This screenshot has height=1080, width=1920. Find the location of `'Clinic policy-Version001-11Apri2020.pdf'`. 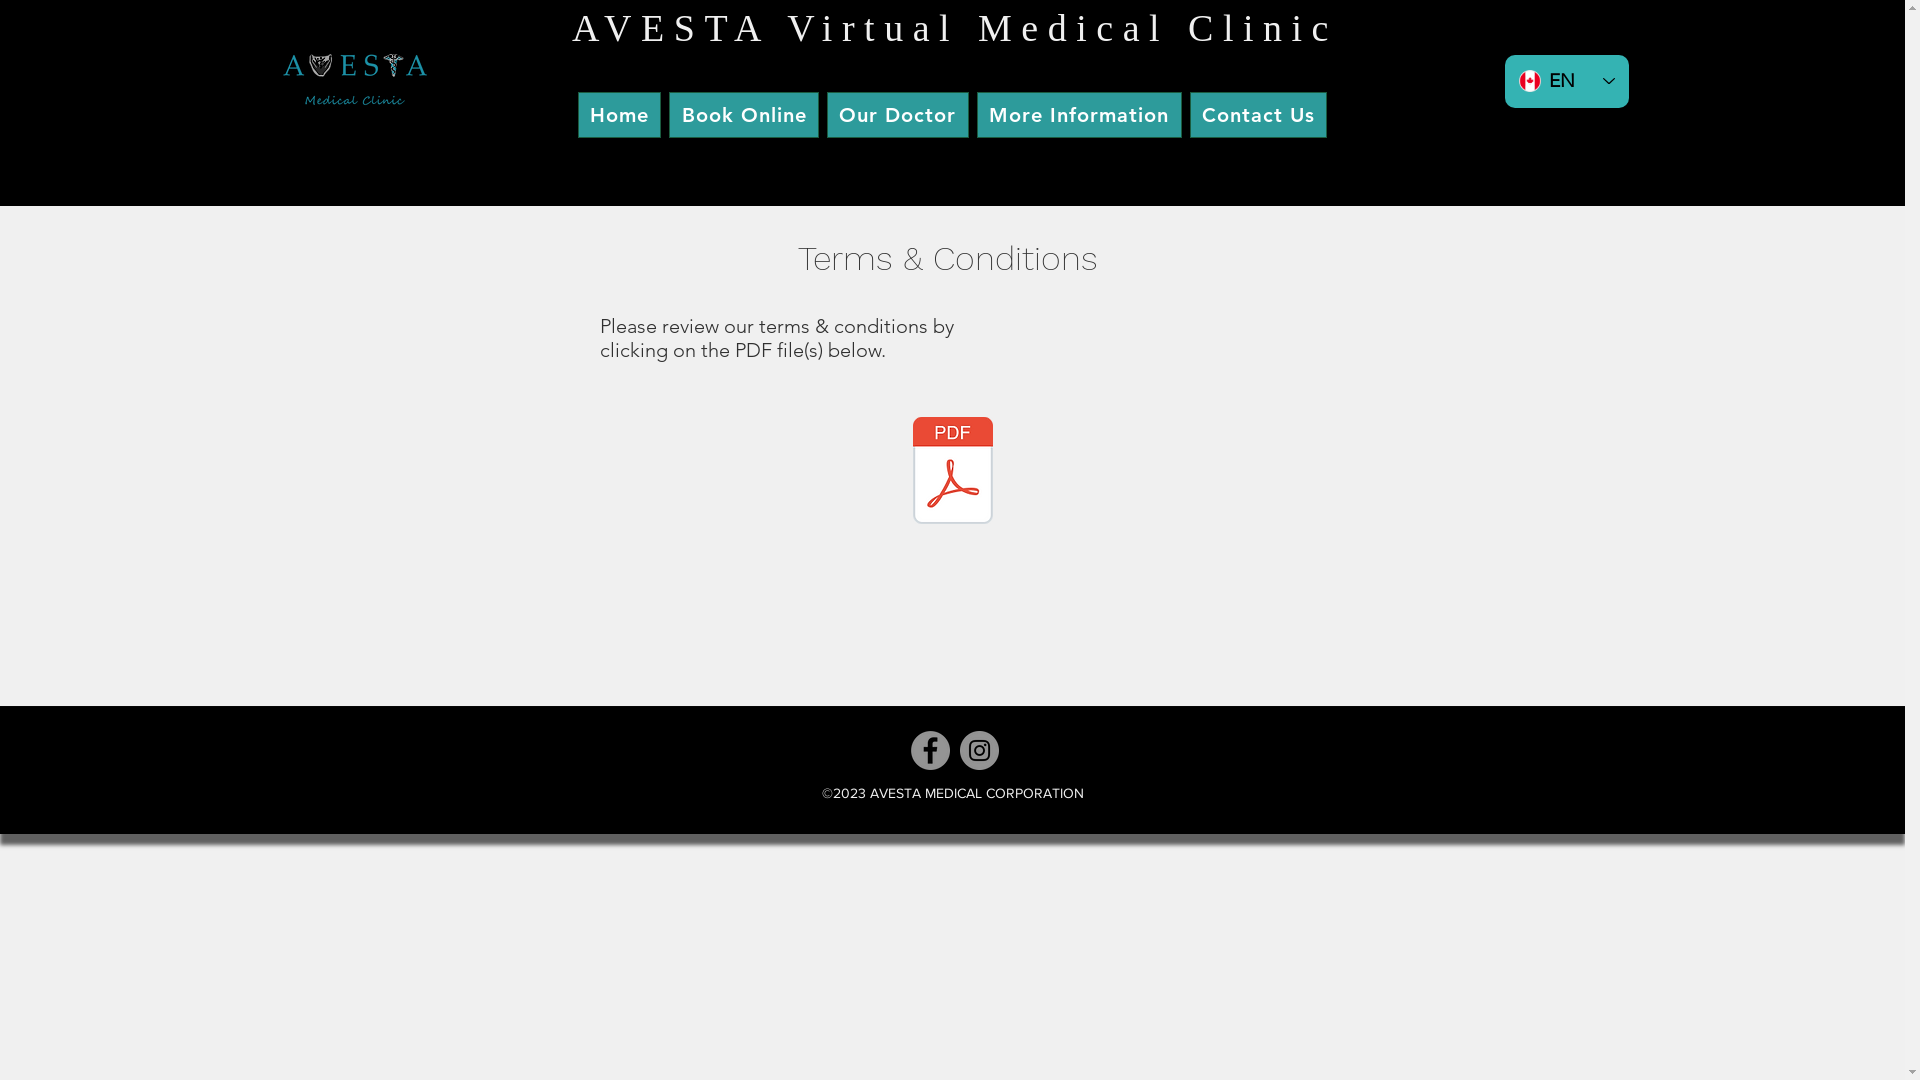

'Clinic policy-Version001-11Apri2020.pdf' is located at coordinates (952, 473).